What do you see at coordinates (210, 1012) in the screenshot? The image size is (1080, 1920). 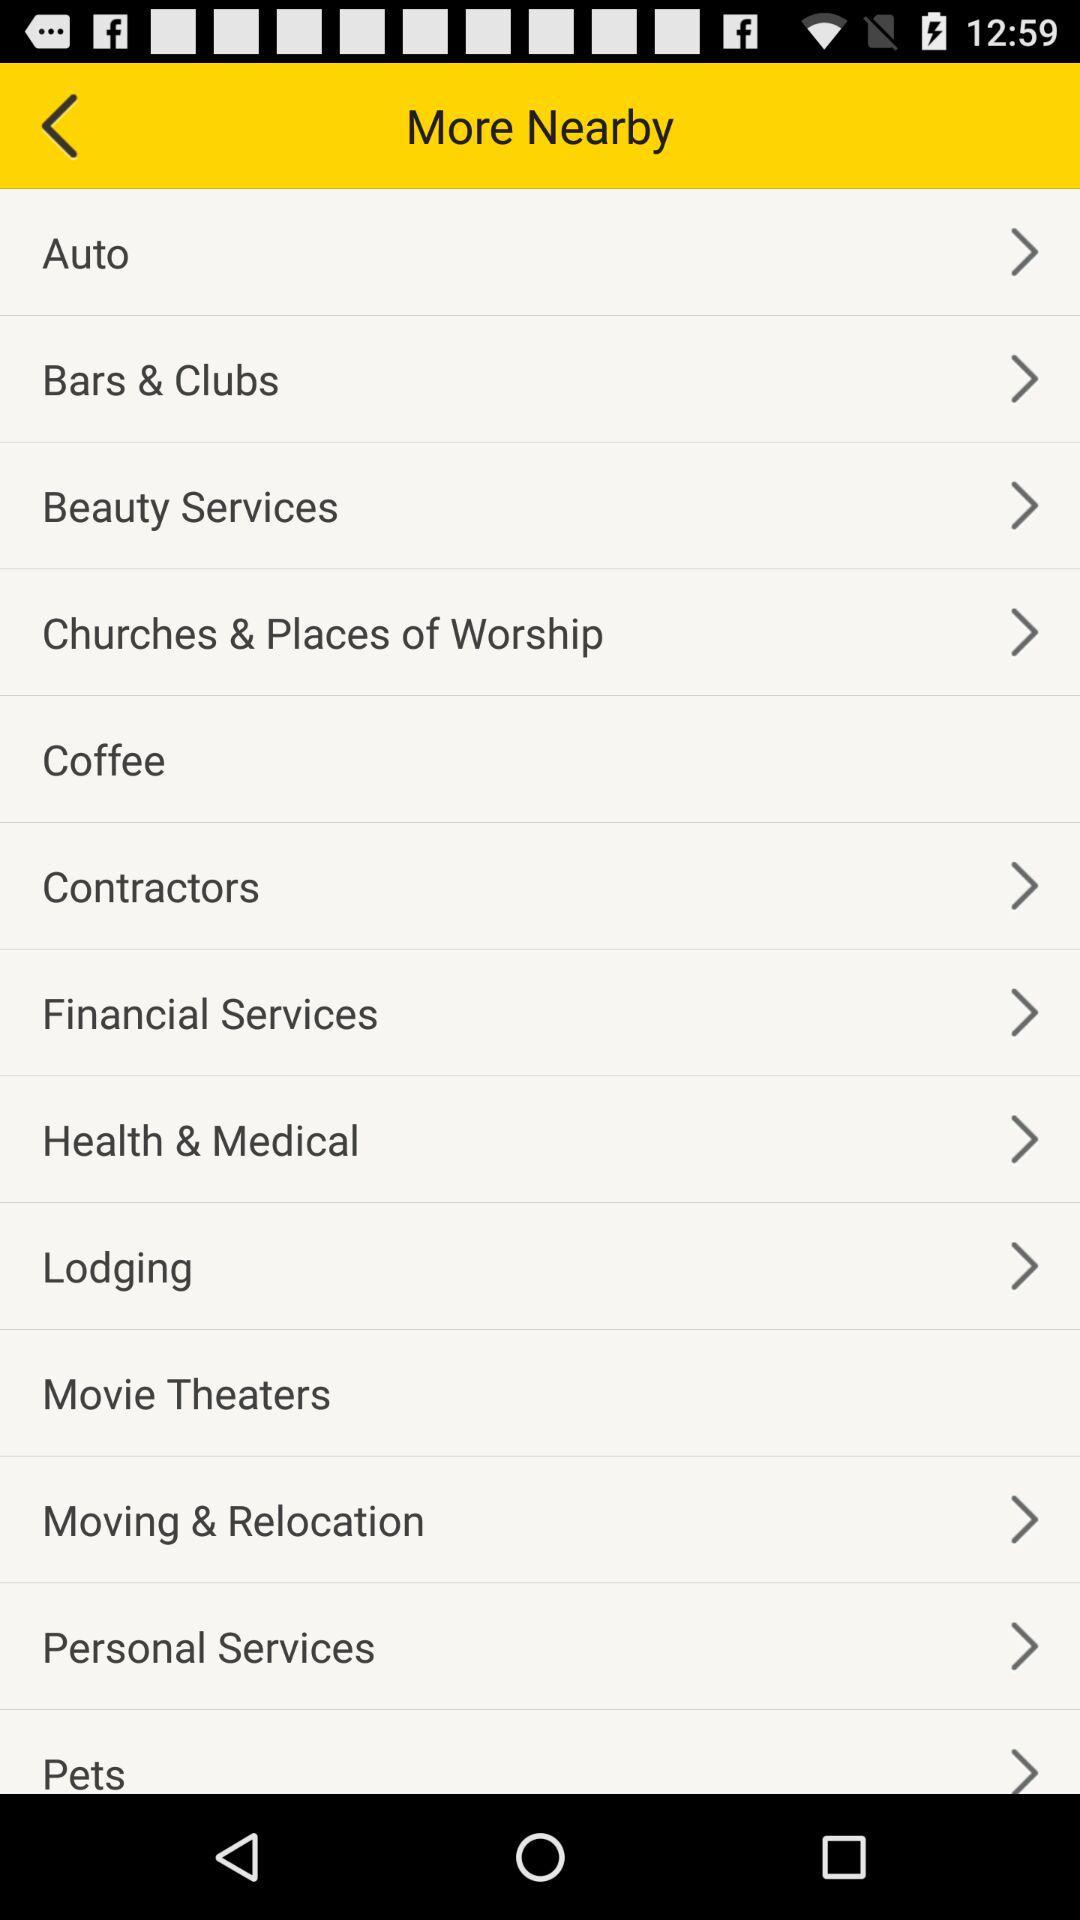 I see `the item below contractors item` at bounding box center [210, 1012].